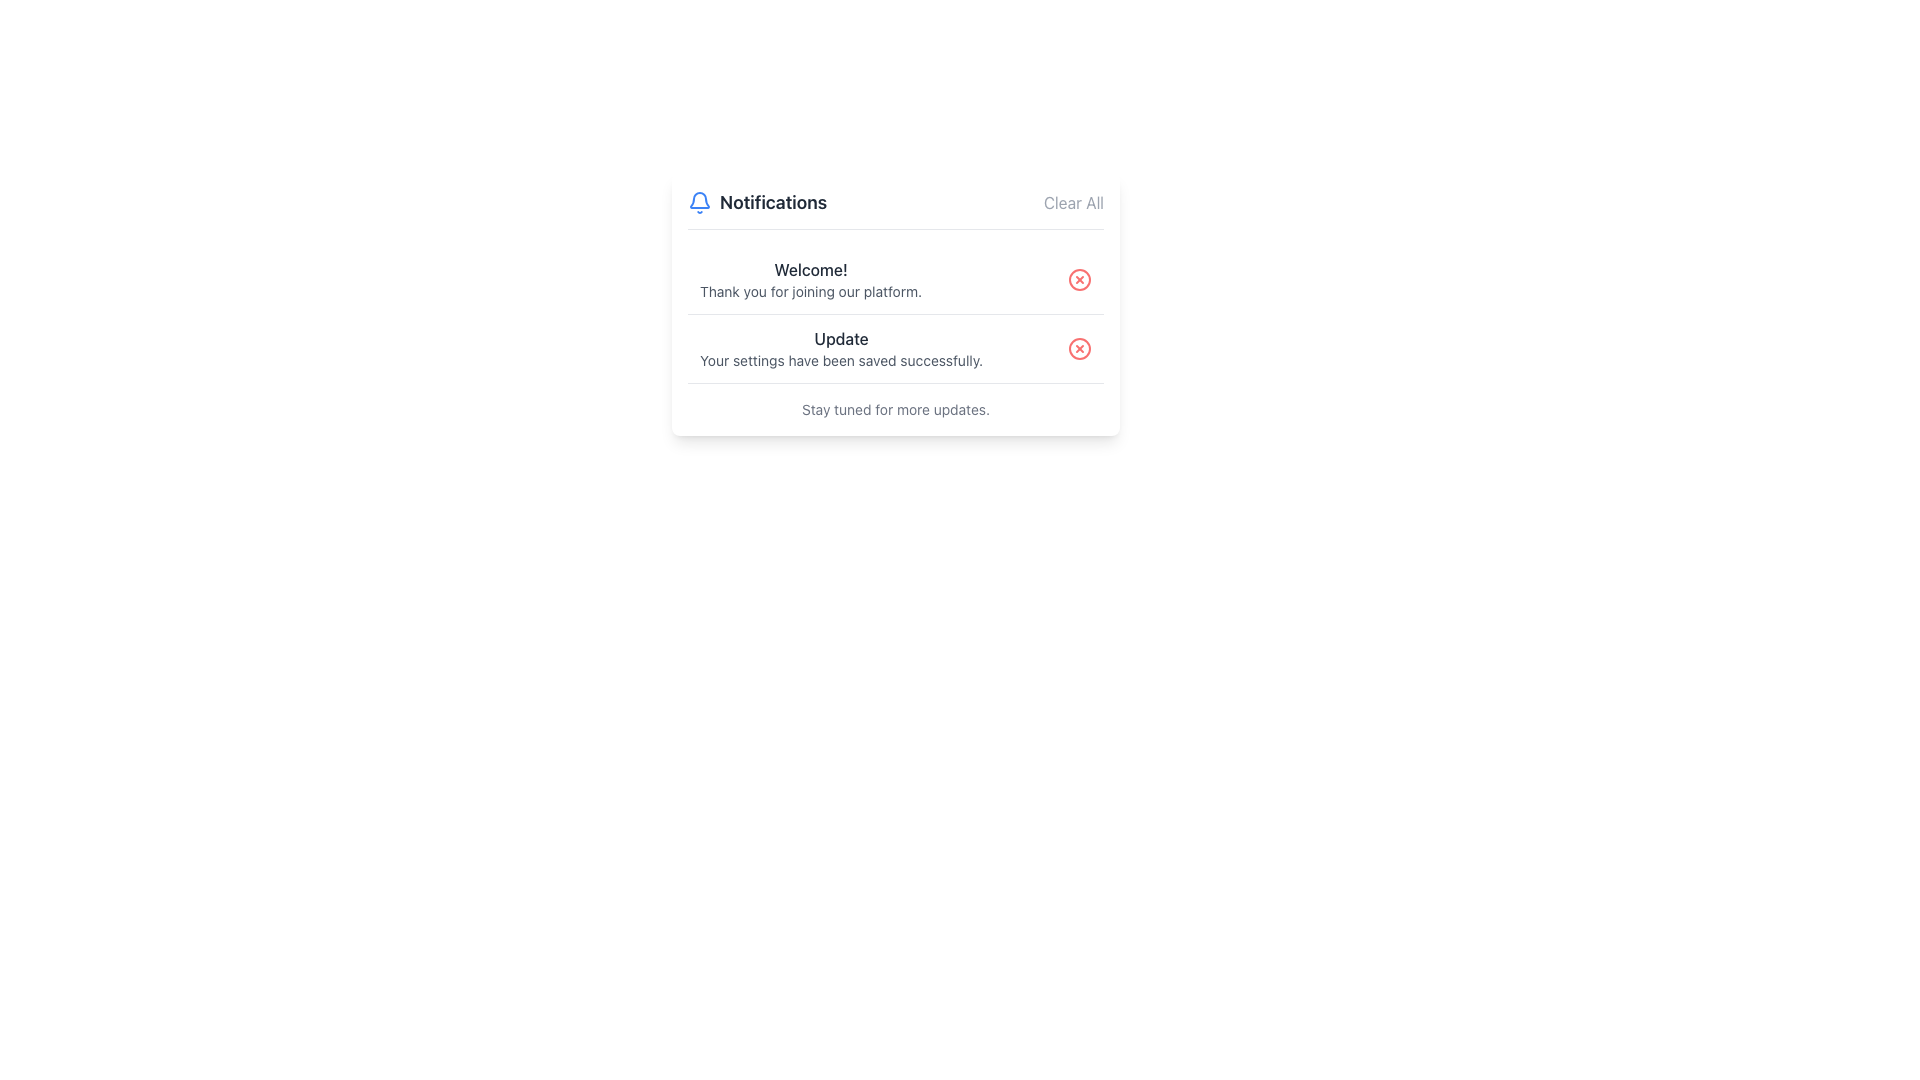  What do you see at coordinates (700, 200) in the screenshot?
I see `the decorative vector graphic representing the notification bell, which is located to the left of the 'Notifications' heading in the notification center panel` at bounding box center [700, 200].